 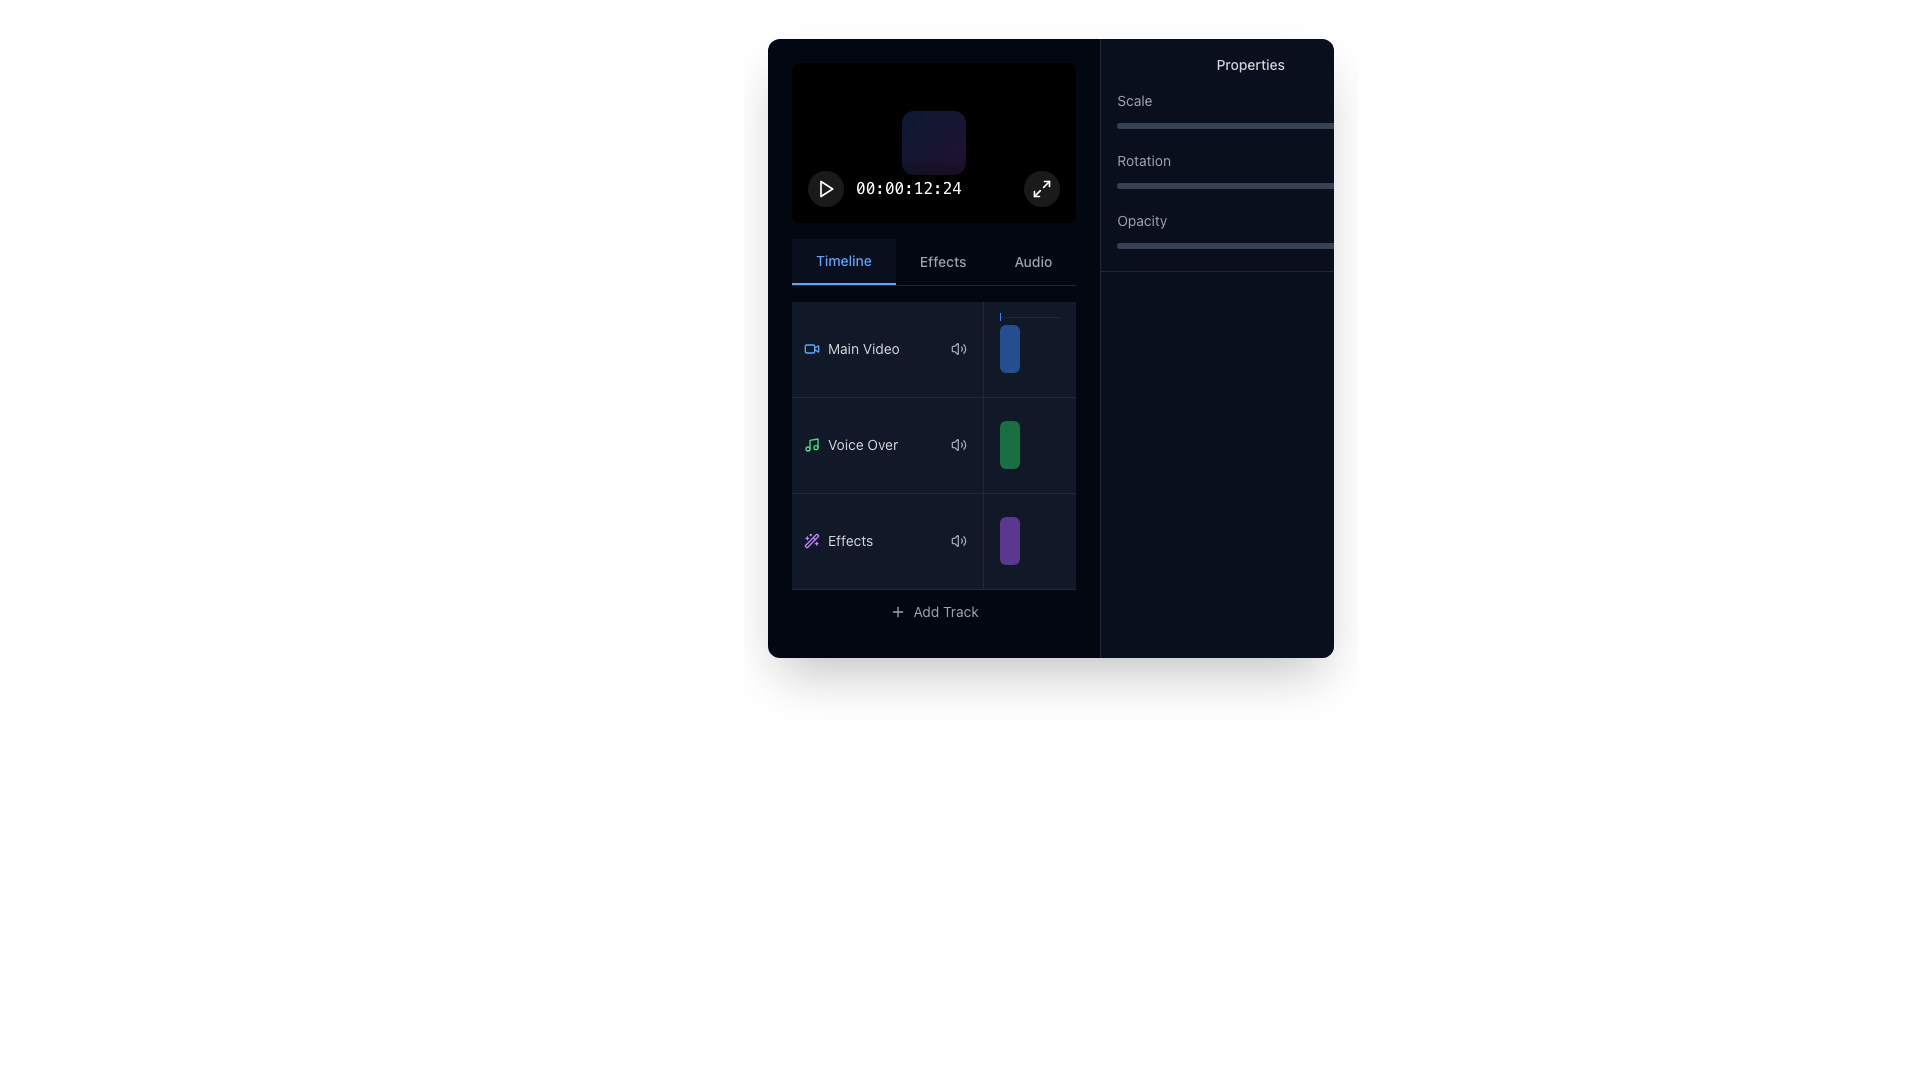 I want to click on the audio control button located, so click(x=958, y=347).